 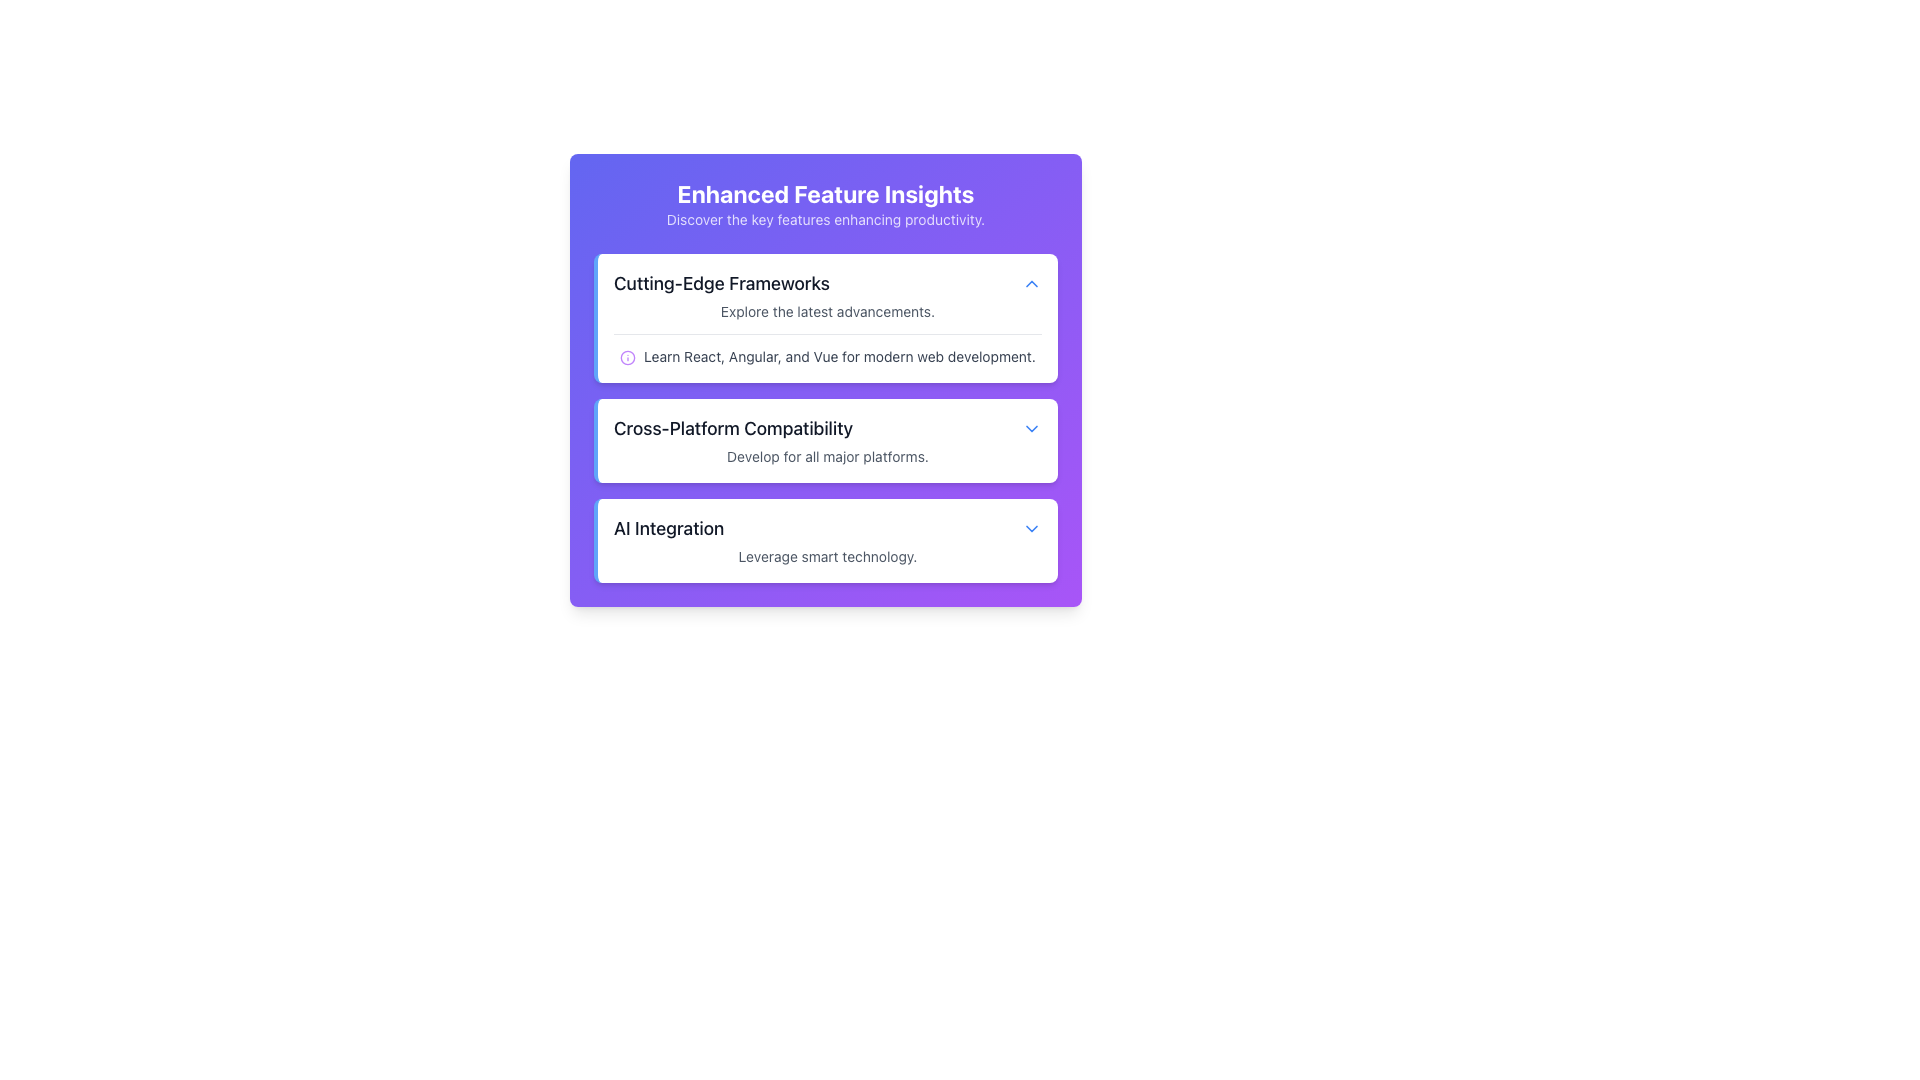 What do you see at coordinates (1032, 527) in the screenshot?
I see `the chevron down icon` at bounding box center [1032, 527].